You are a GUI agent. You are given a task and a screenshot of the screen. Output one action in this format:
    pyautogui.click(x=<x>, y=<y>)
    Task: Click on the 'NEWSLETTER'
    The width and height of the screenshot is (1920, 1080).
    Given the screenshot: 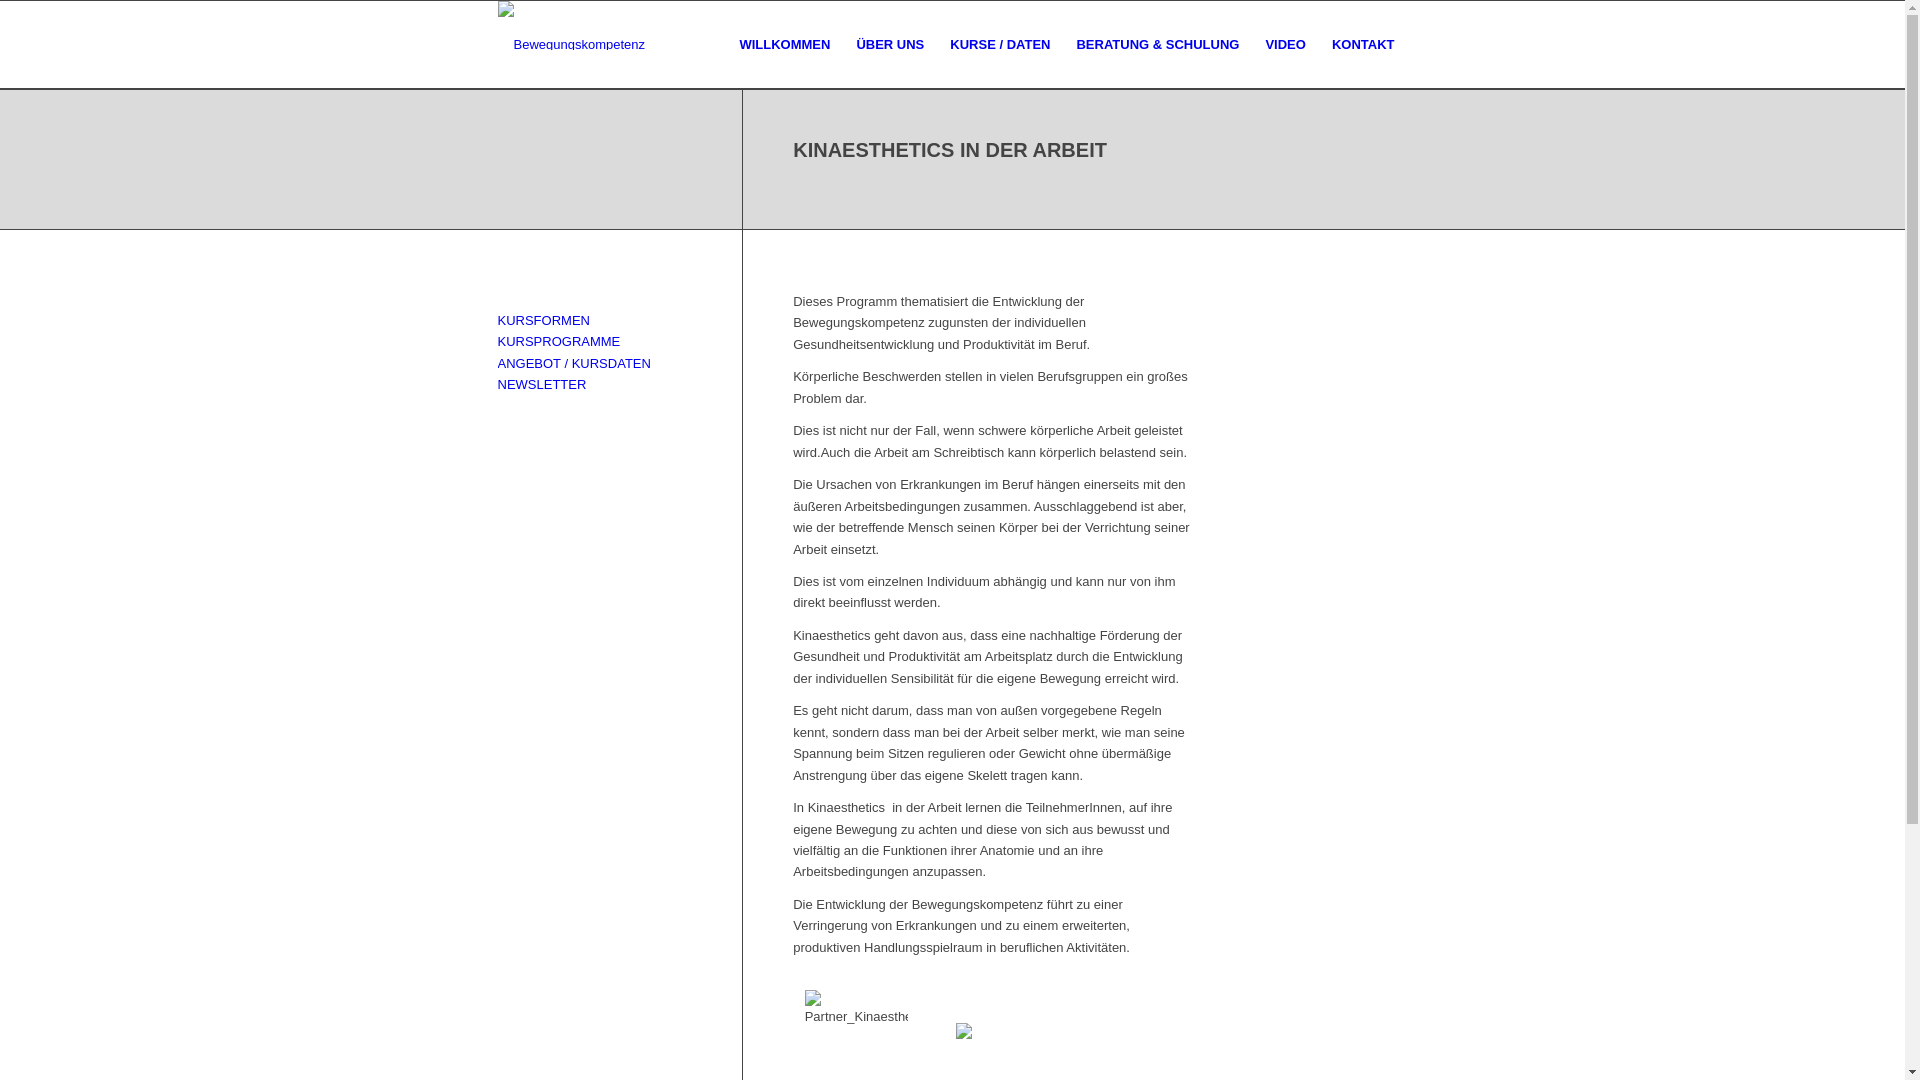 What is the action you would take?
    pyautogui.click(x=542, y=384)
    